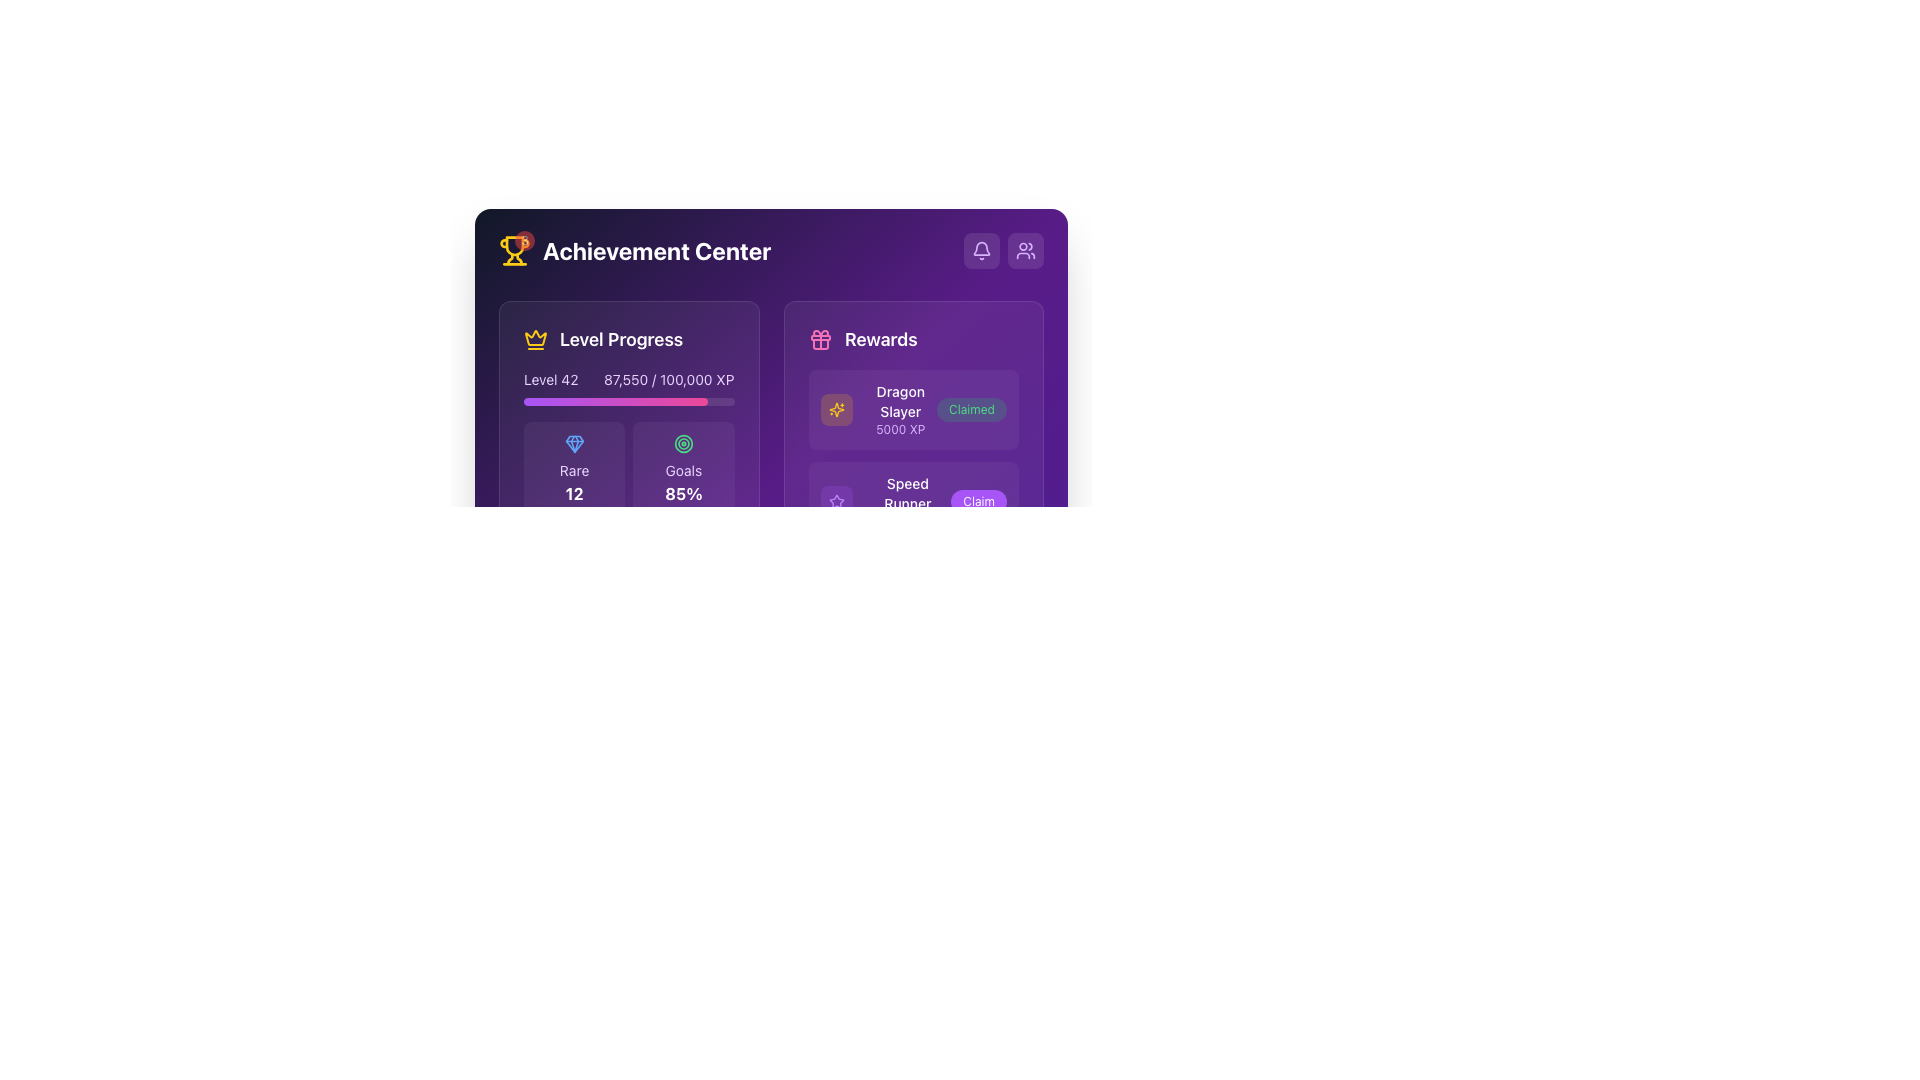 Image resolution: width=1920 pixels, height=1080 pixels. I want to click on the text label that describes the progress percentage '85%' within the 'Goals' card in the 'Achievement Center' panel, so click(683, 470).